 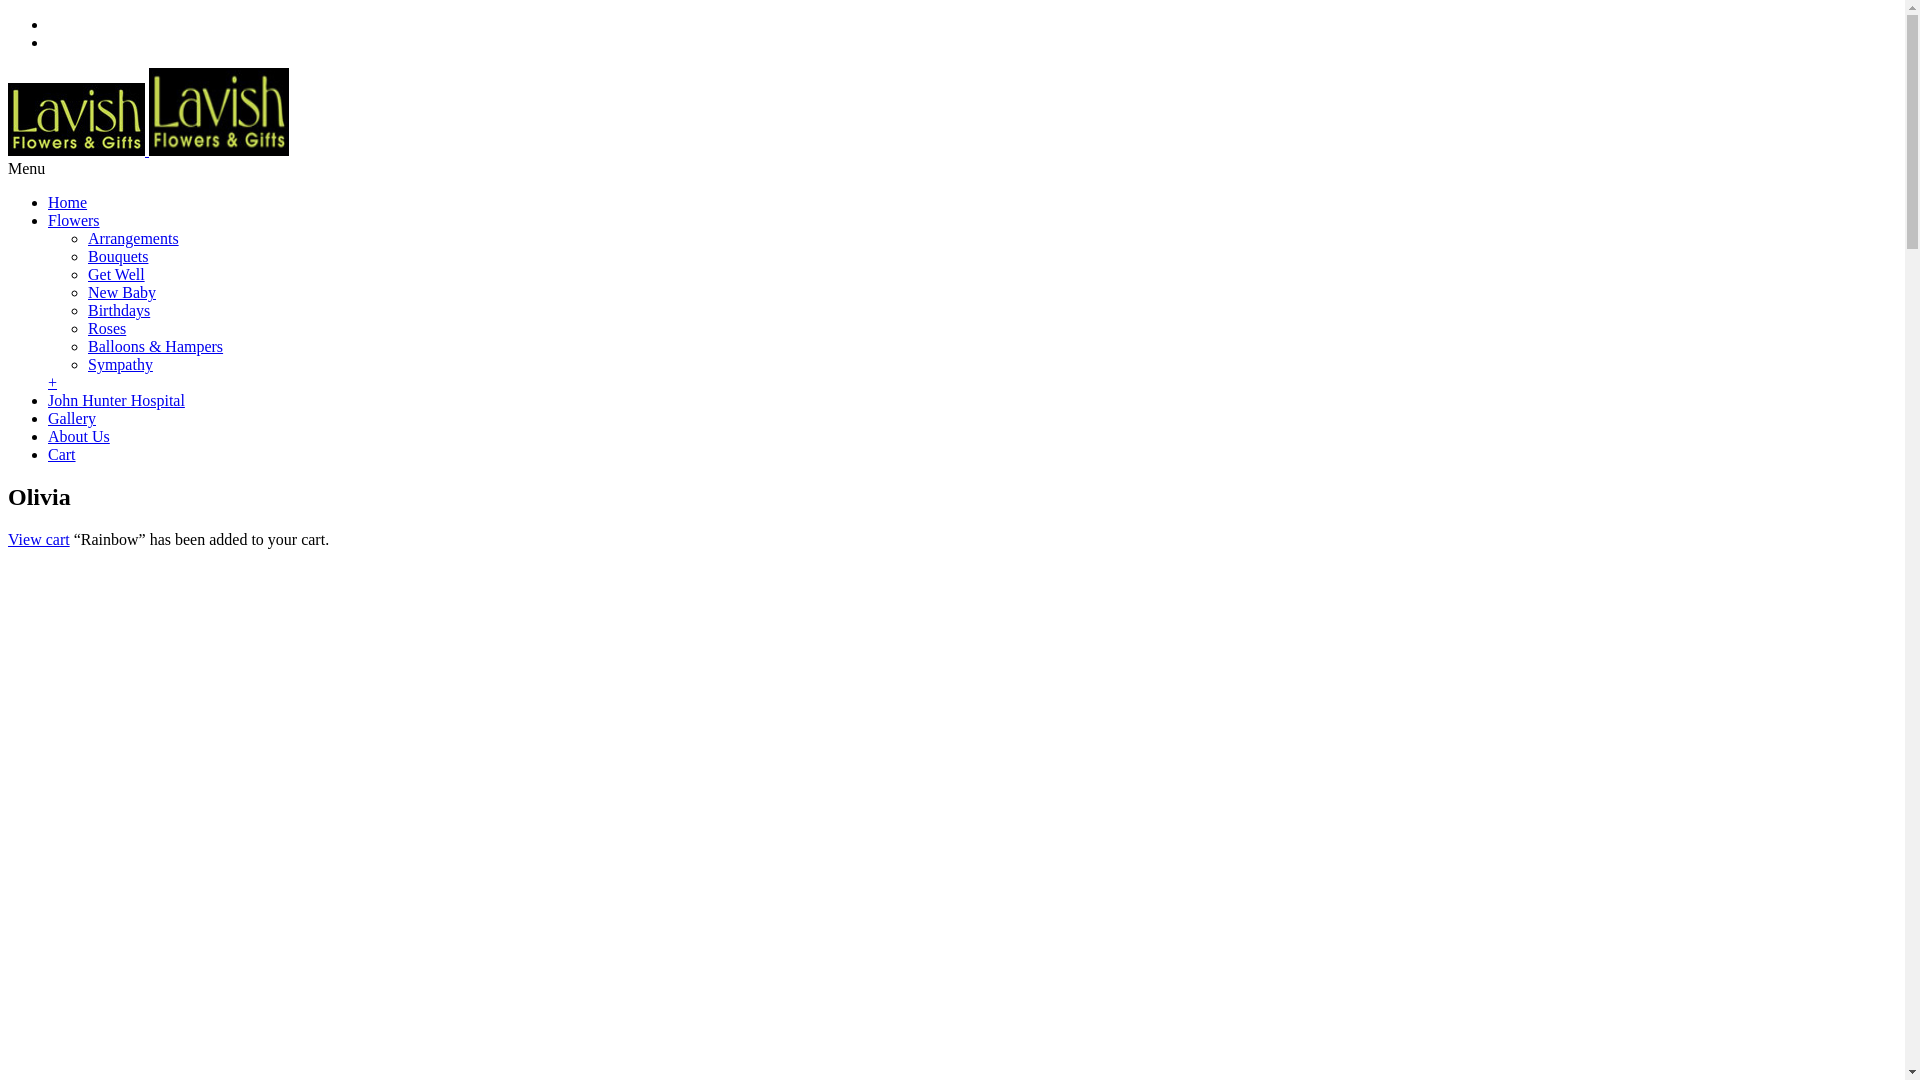 I want to click on 'Lavish Flowers Online', so click(x=147, y=149).